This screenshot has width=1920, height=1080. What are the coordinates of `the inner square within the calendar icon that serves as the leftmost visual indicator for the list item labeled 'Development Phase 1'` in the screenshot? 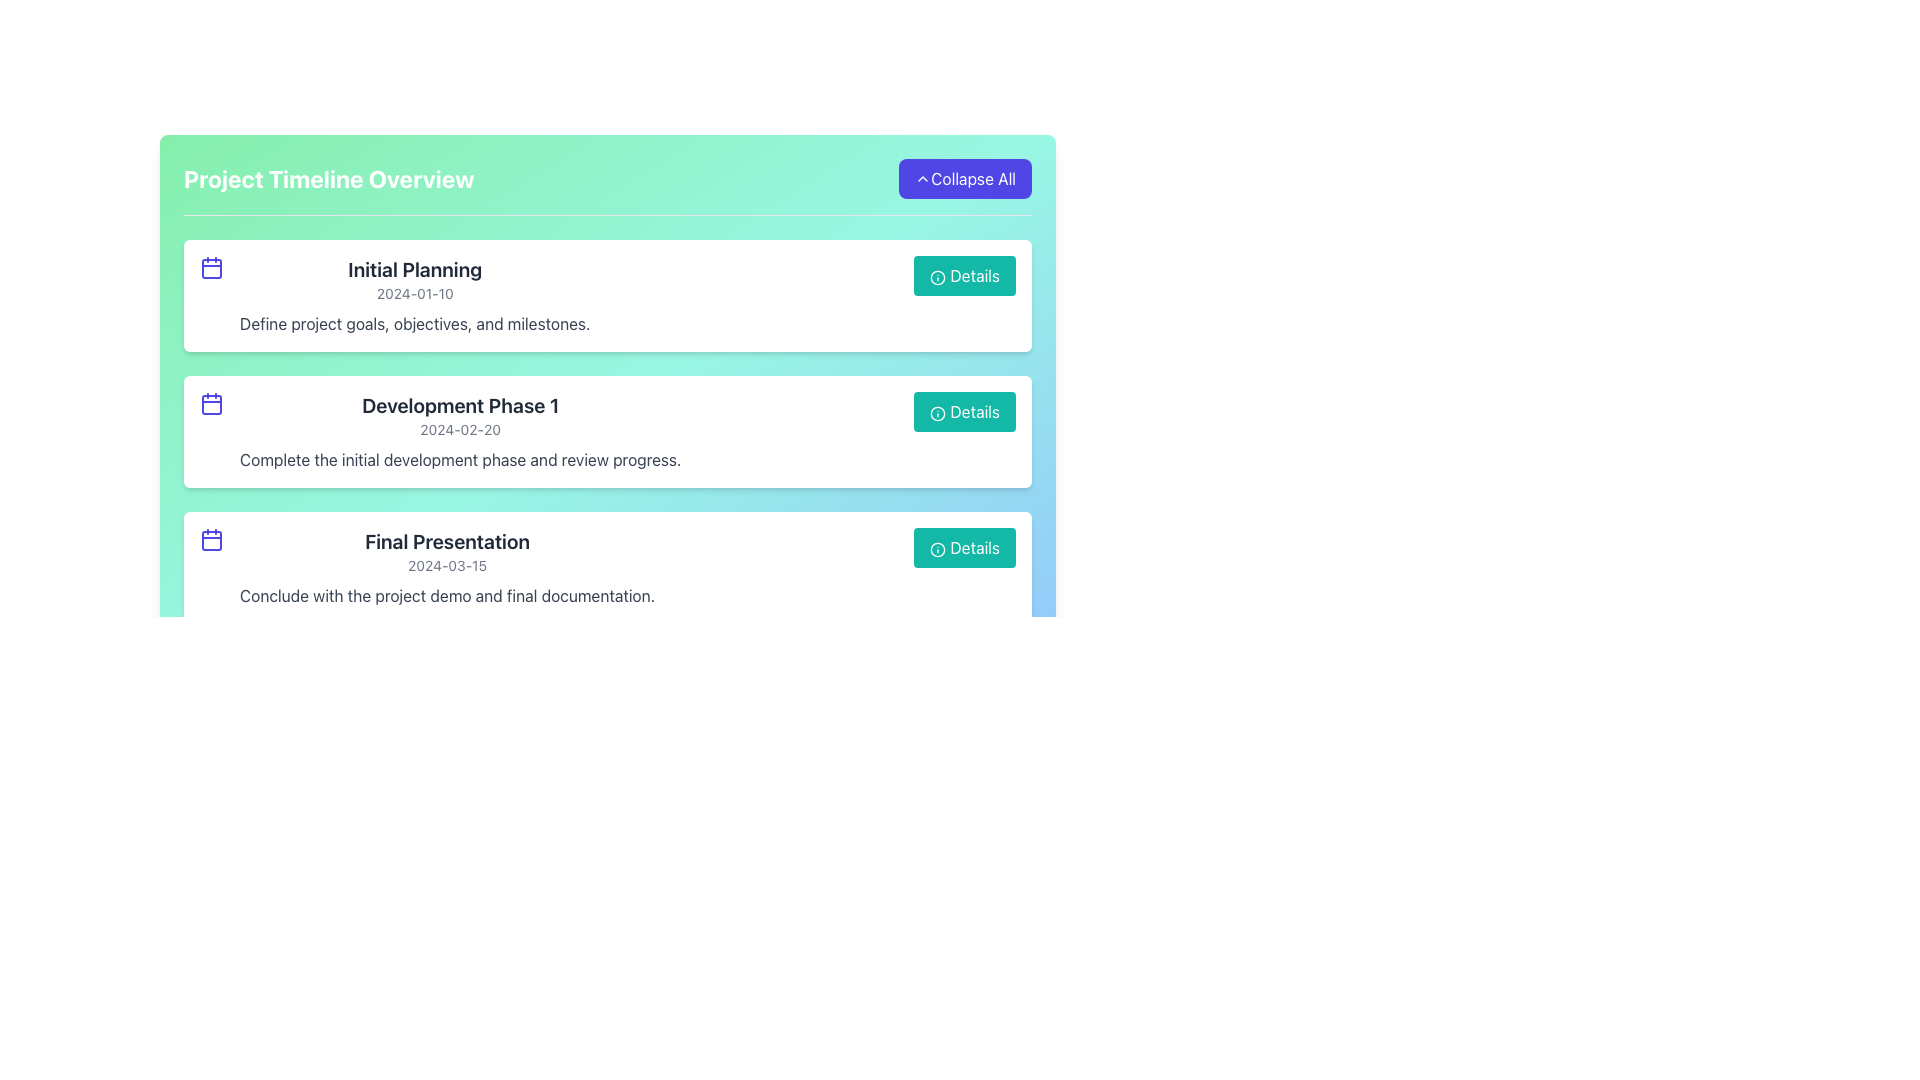 It's located at (211, 405).